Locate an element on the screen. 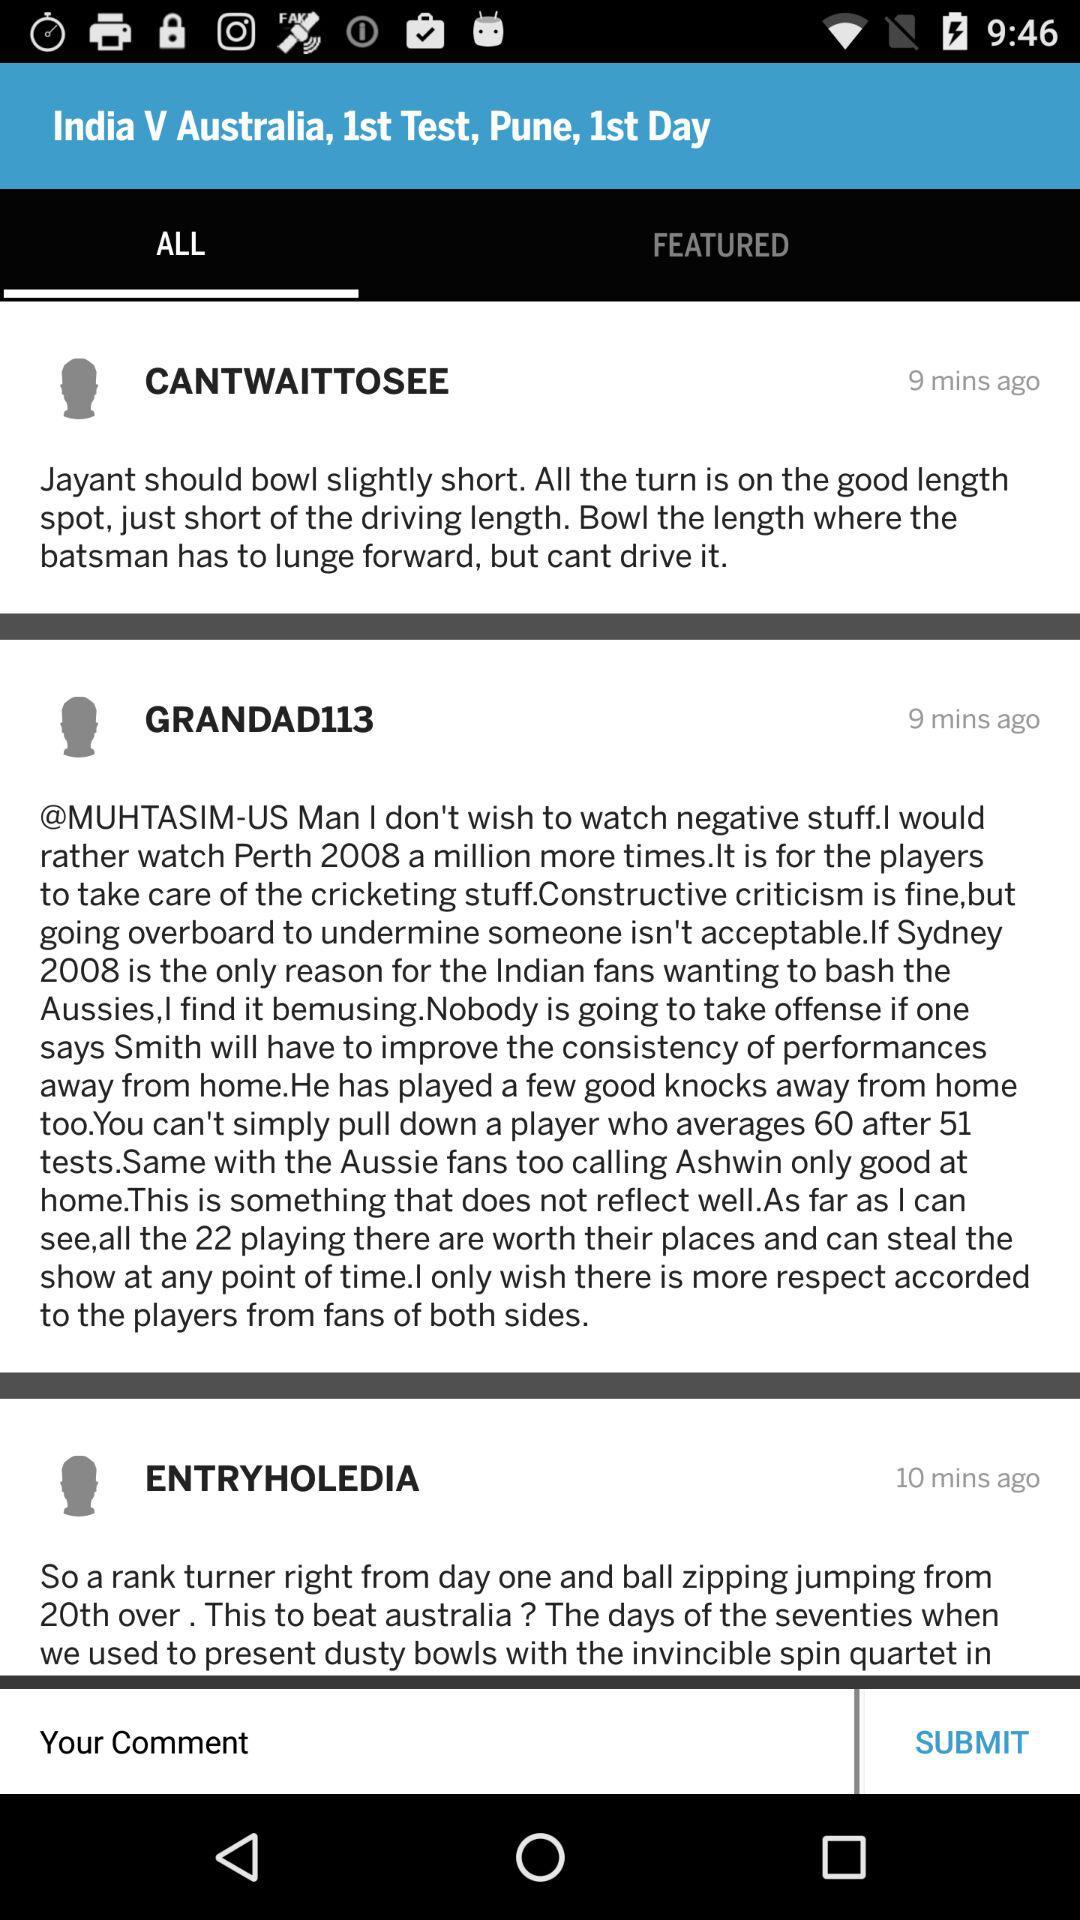 Image resolution: width=1080 pixels, height=1920 pixels. item above jayant should bowl icon is located at coordinates (512, 380).